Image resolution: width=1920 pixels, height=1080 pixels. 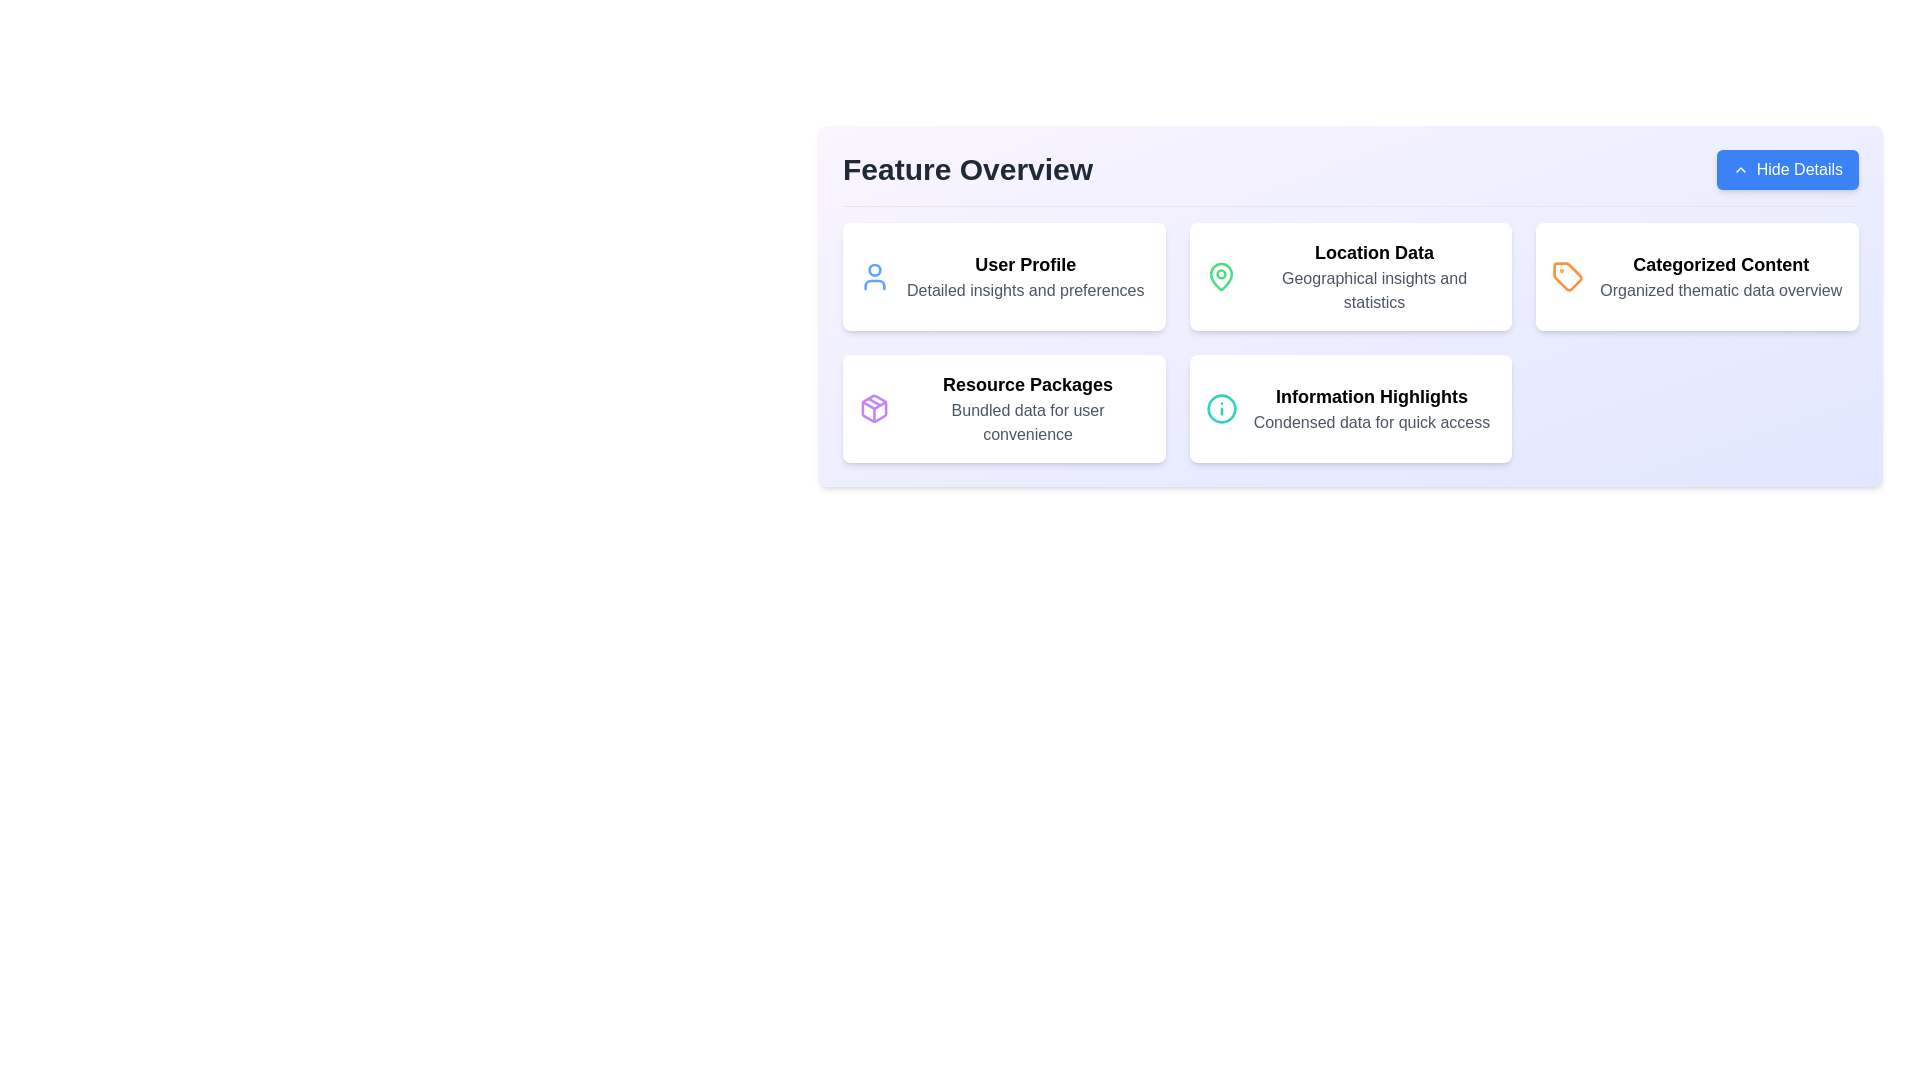 What do you see at coordinates (1373, 252) in the screenshot?
I see `the Header text element of the second card in the top row, which summarizes the card's purpose and insights about locations` at bounding box center [1373, 252].